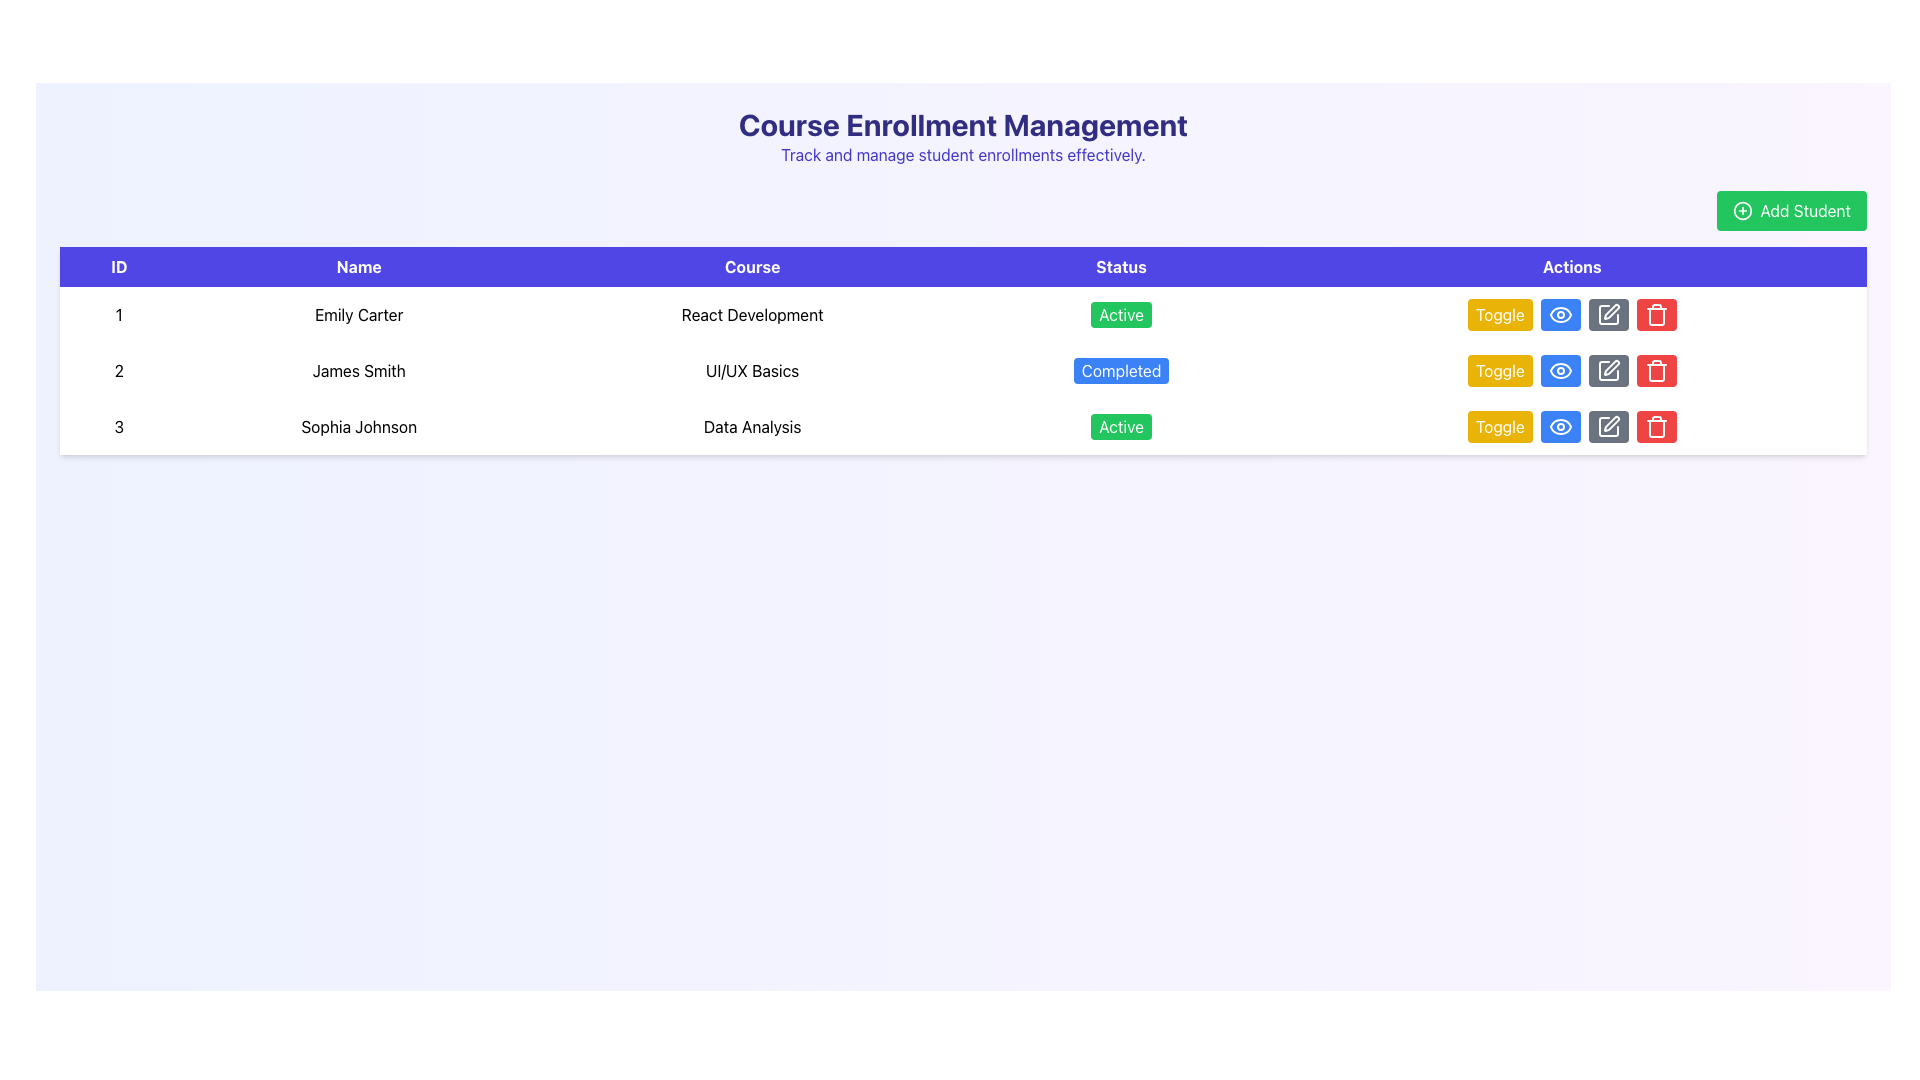 This screenshot has height=1080, width=1920. What do you see at coordinates (1559, 426) in the screenshot?
I see `the outer contour of the eye icon in the 'Actions' column of the third row of the data table` at bounding box center [1559, 426].